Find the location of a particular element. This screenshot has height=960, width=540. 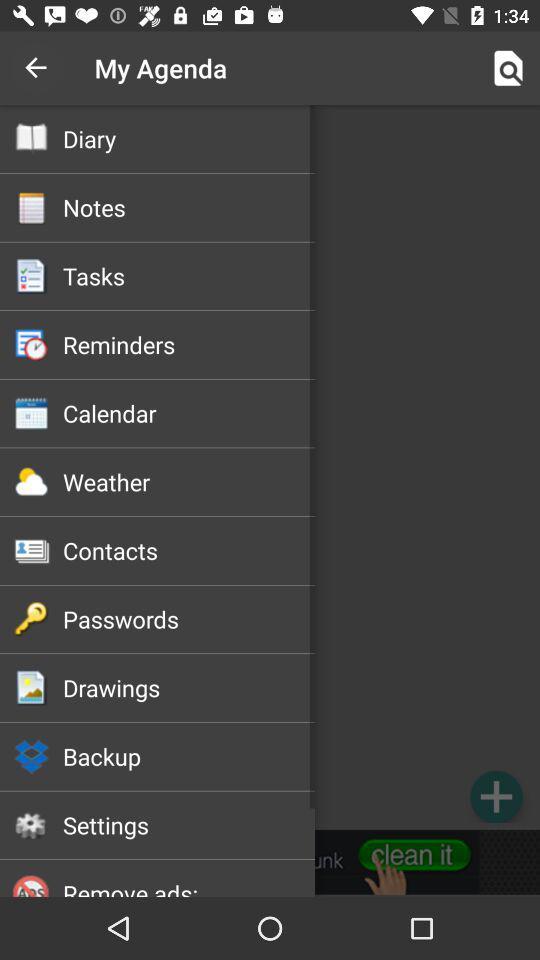

the add icon is located at coordinates (495, 796).